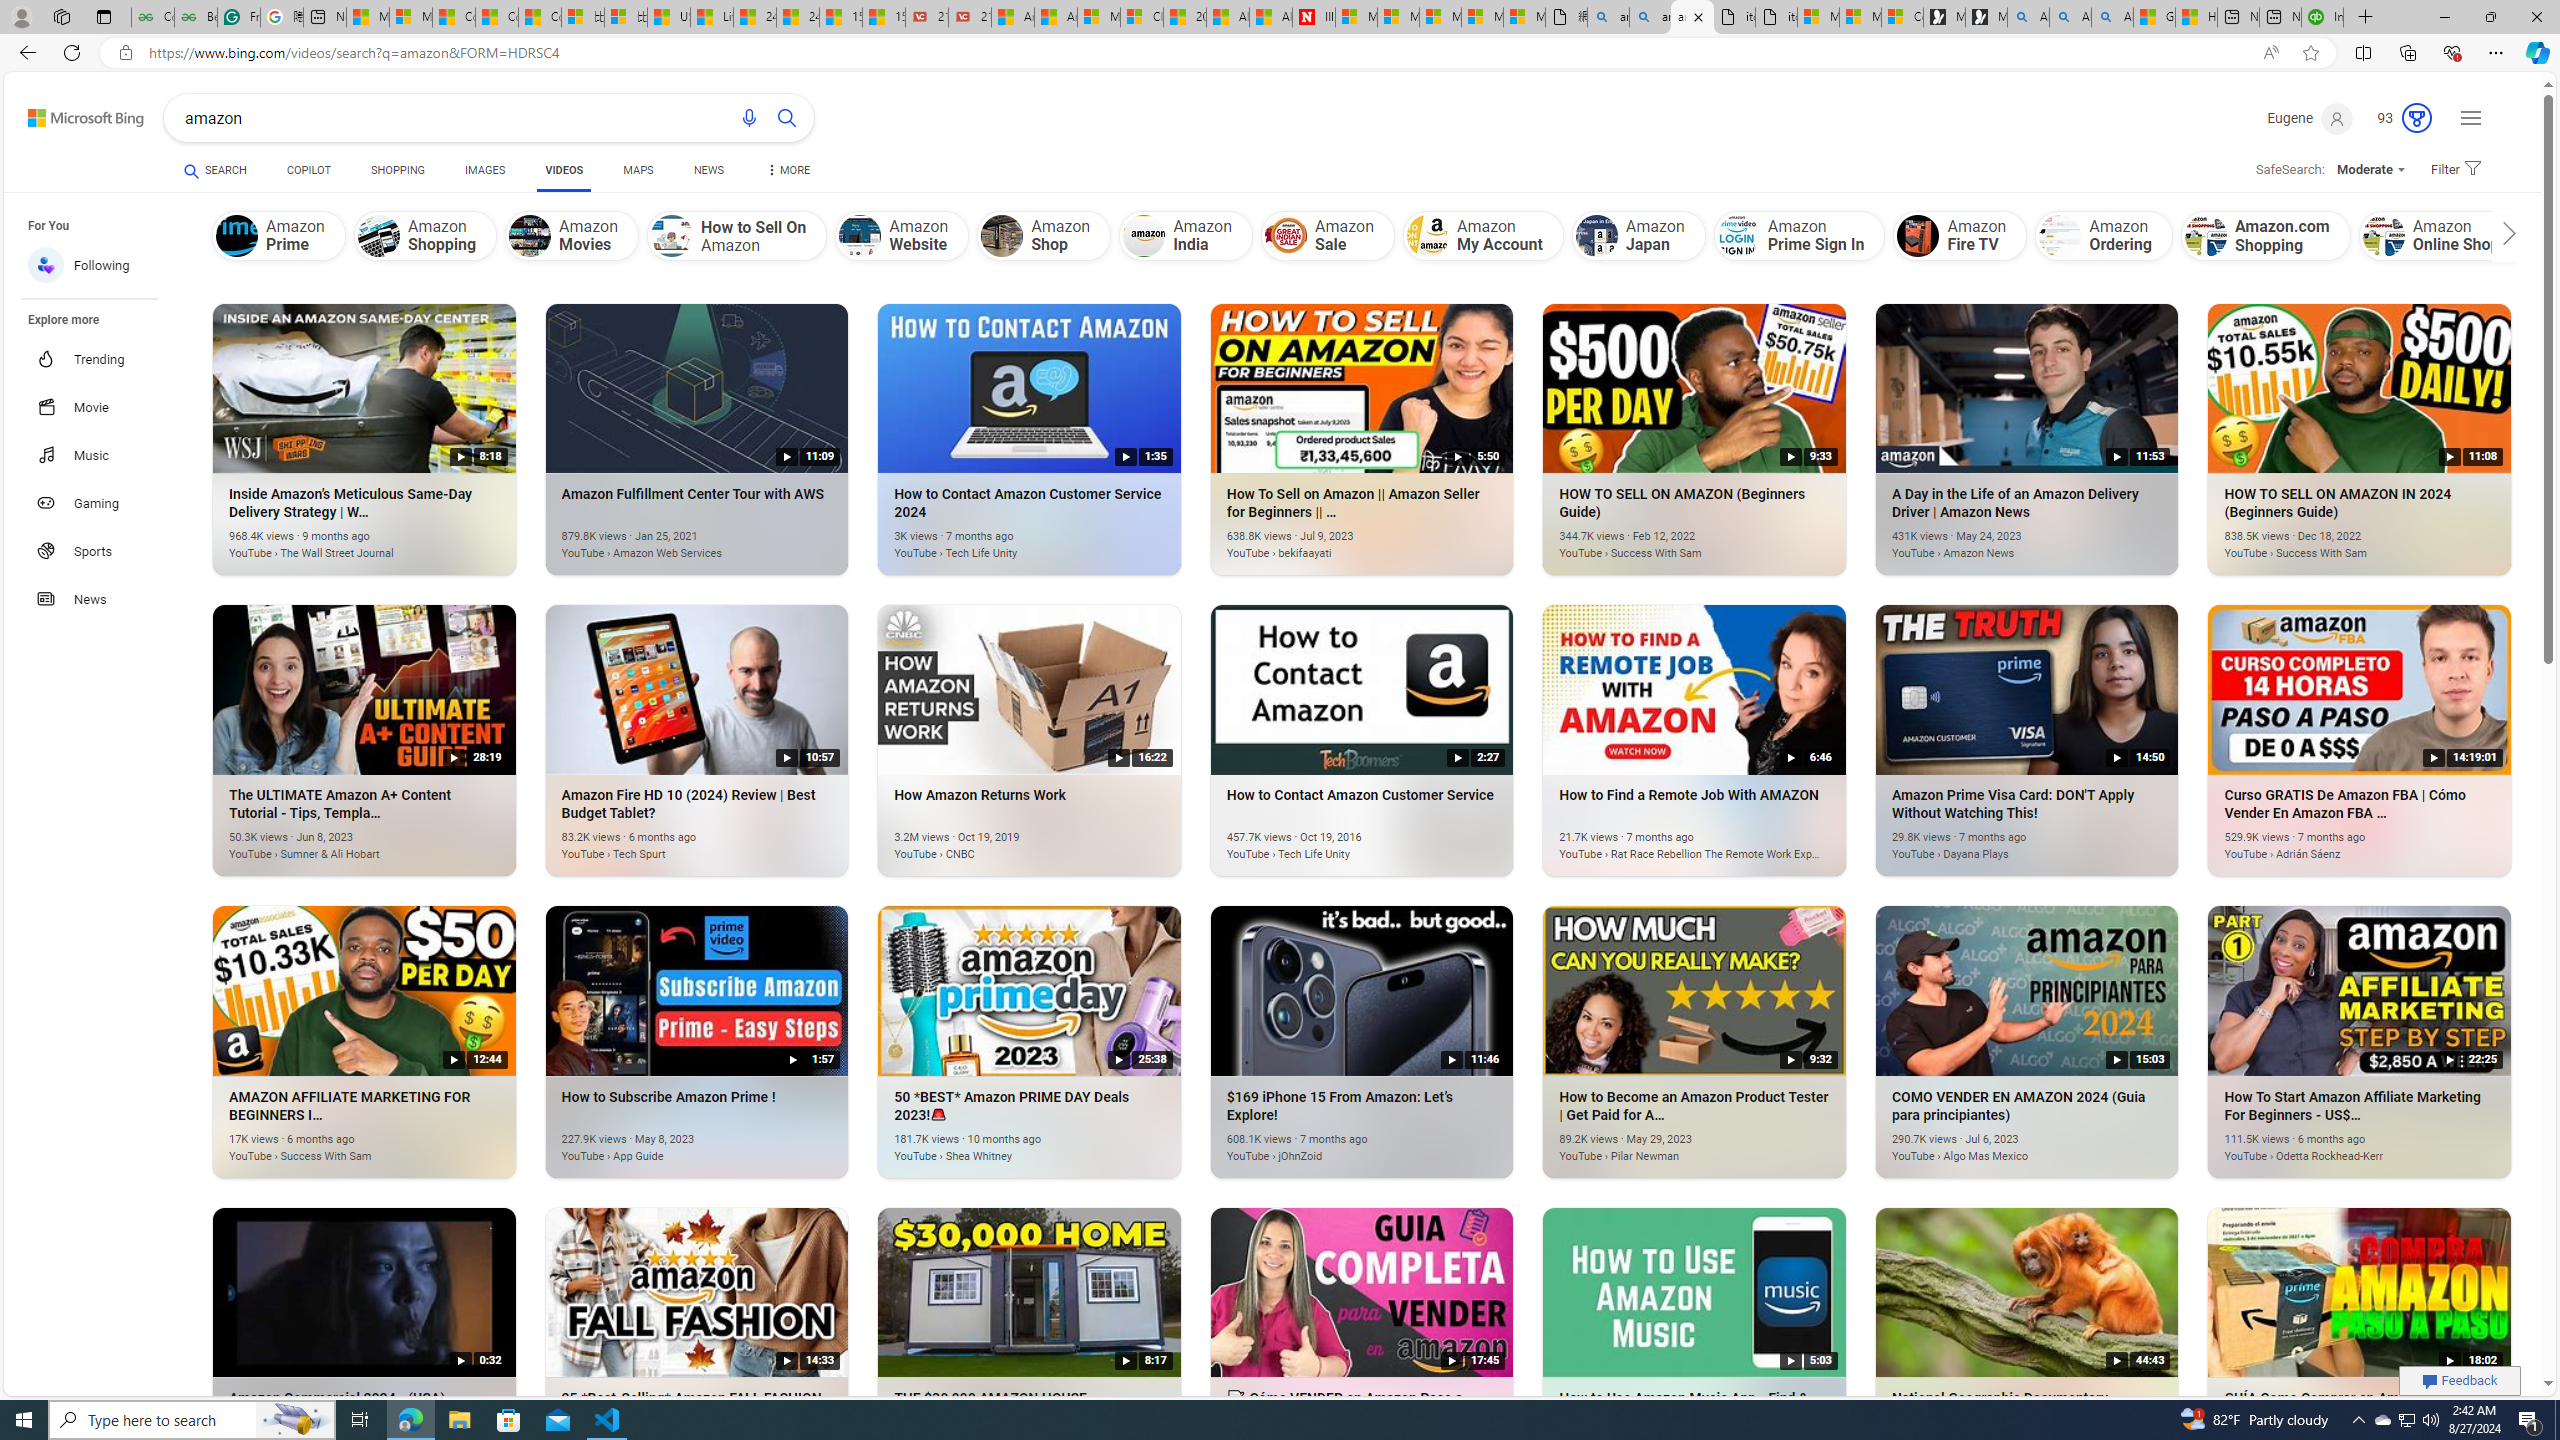 Image resolution: width=2560 pixels, height=1440 pixels. I want to click on 'Amazon India', so click(1186, 235).